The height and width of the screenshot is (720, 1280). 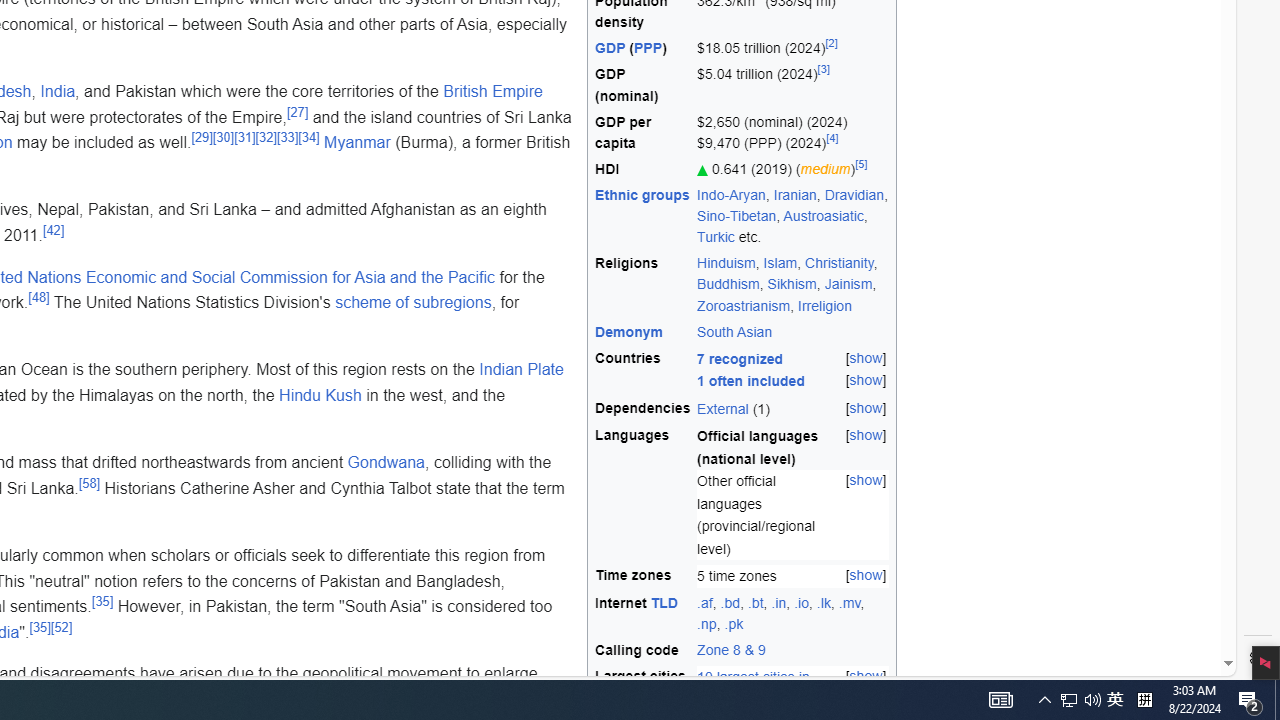 What do you see at coordinates (729, 601) in the screenshot?
I see `'.bd'` at bounding box center [729, 601].